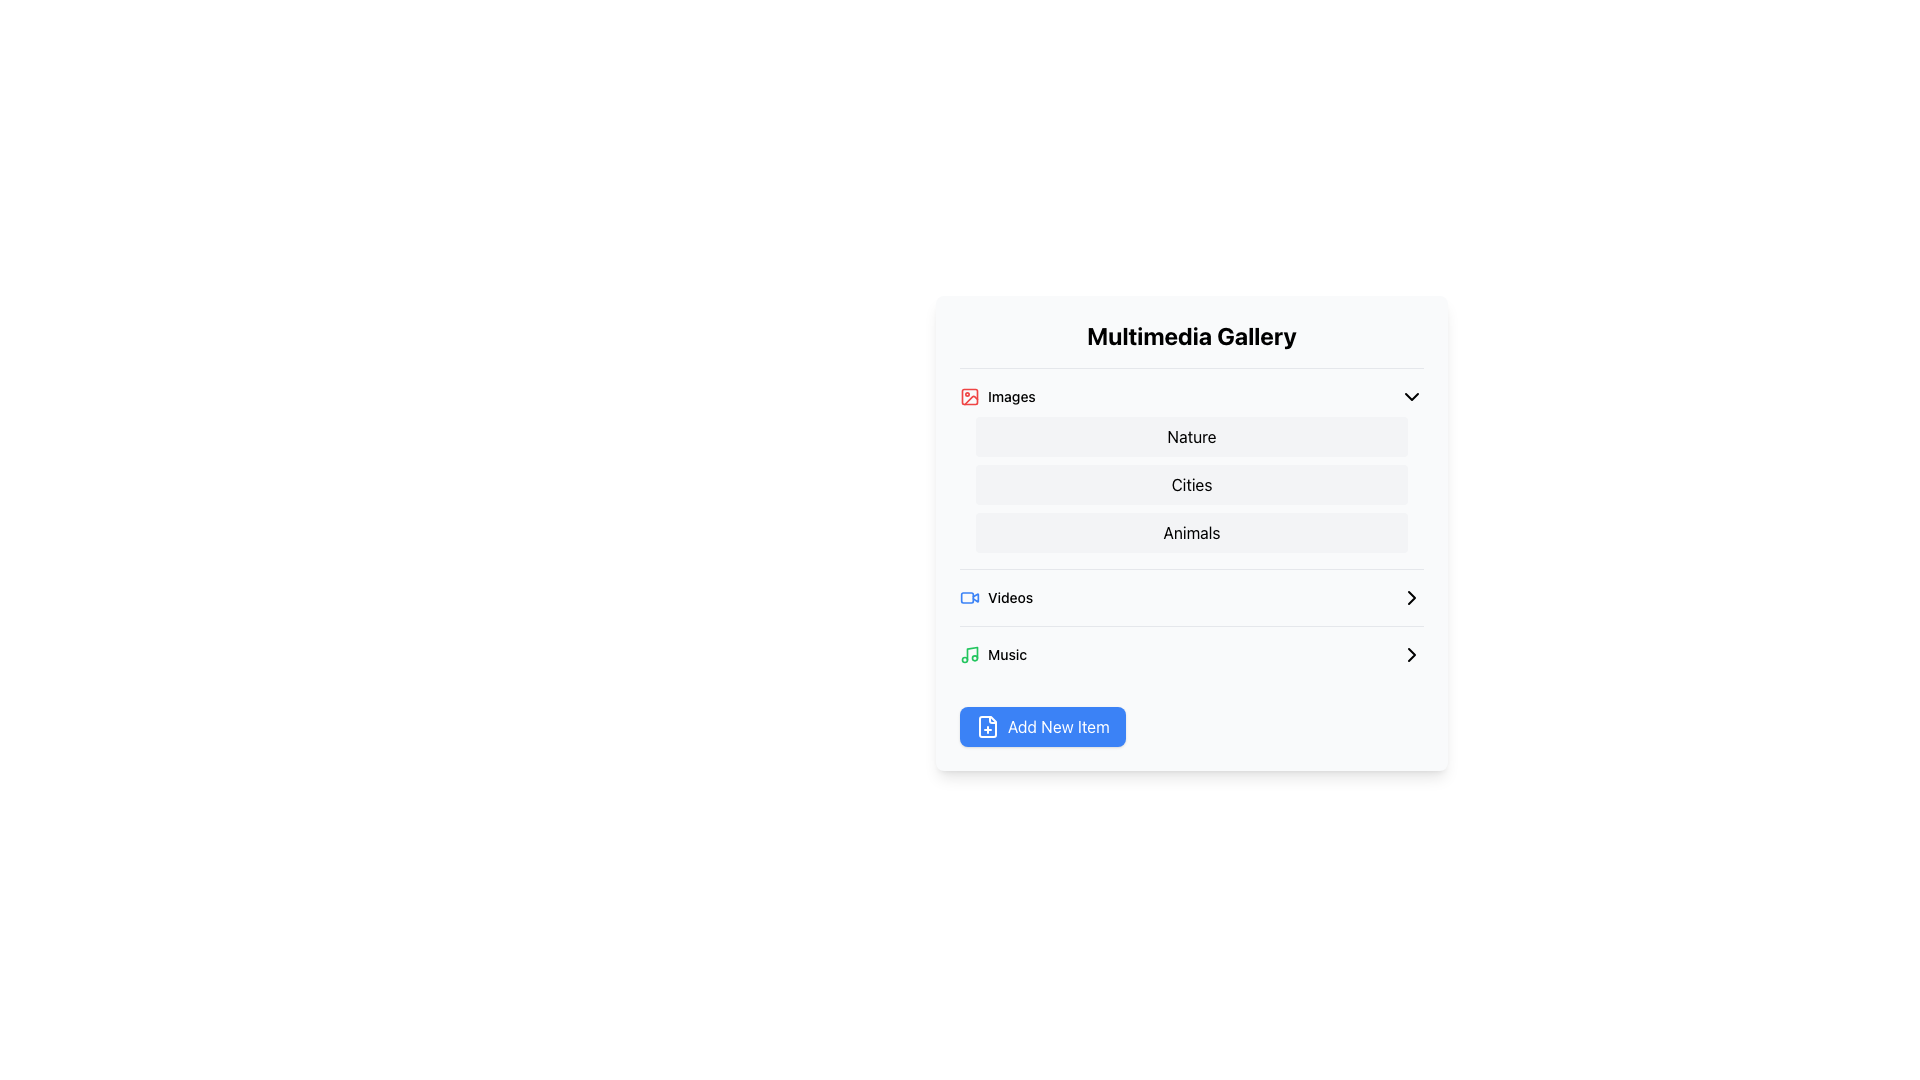 The image size is (1920, 1080). Describe the element at coordinates (1410, 596) in the screenshot. I see `the chevron icon located to the right of the 'Videos' label` at that location.